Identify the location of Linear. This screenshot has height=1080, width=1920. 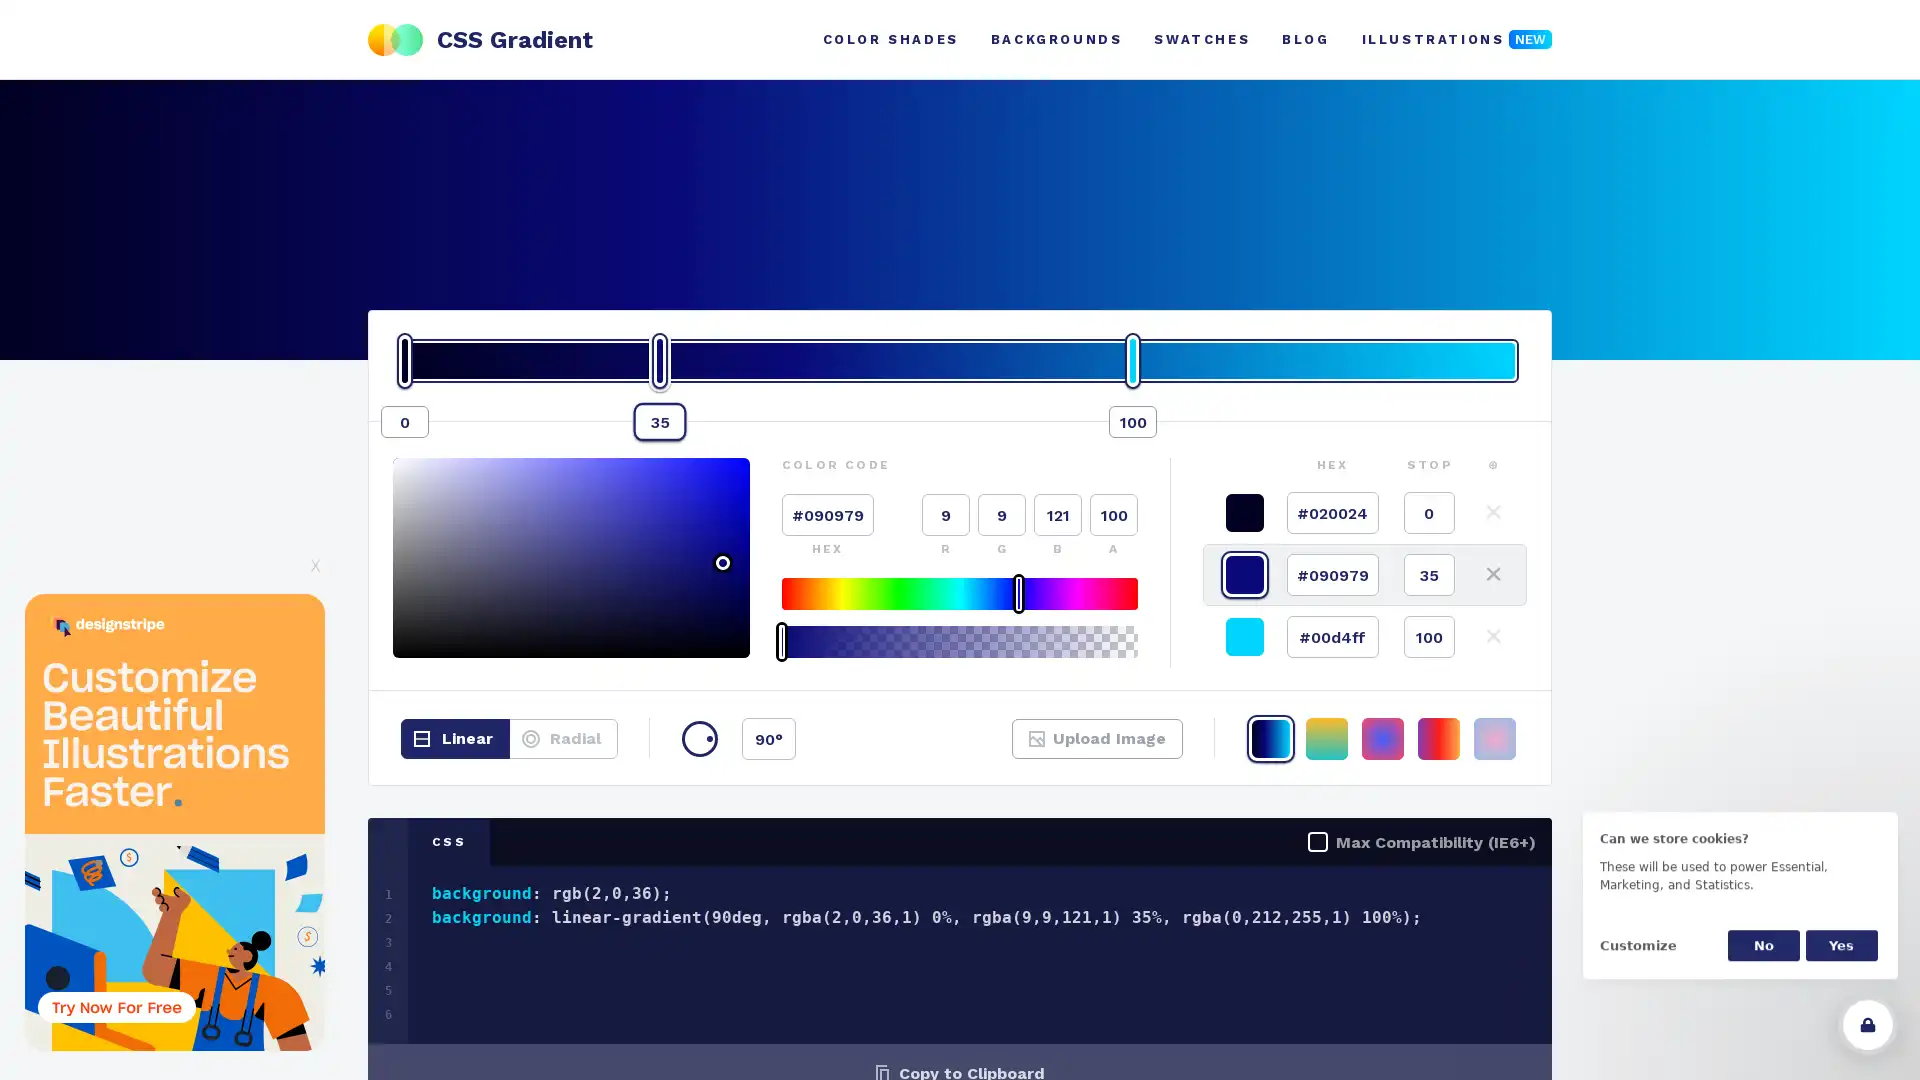
(454, 739).